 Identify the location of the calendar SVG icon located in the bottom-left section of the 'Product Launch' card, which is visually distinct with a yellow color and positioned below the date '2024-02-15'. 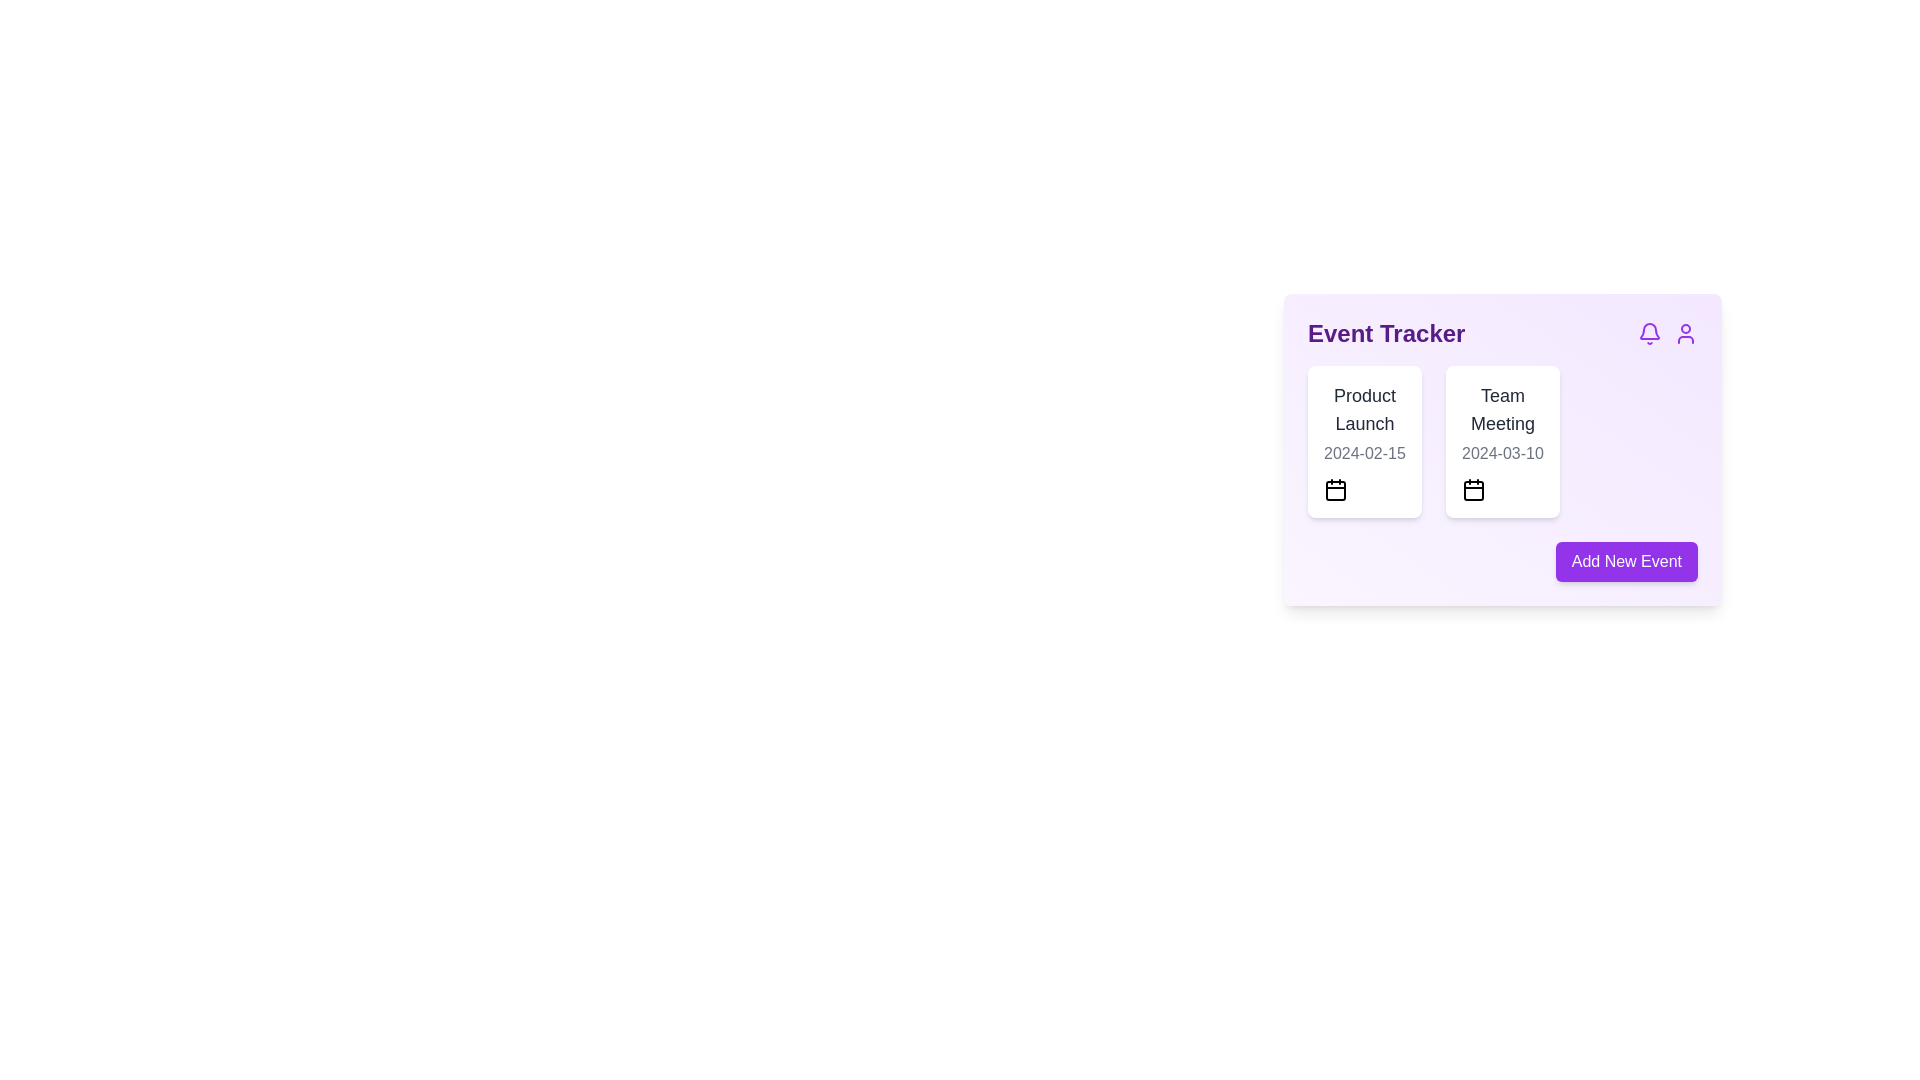
(1335, 489).